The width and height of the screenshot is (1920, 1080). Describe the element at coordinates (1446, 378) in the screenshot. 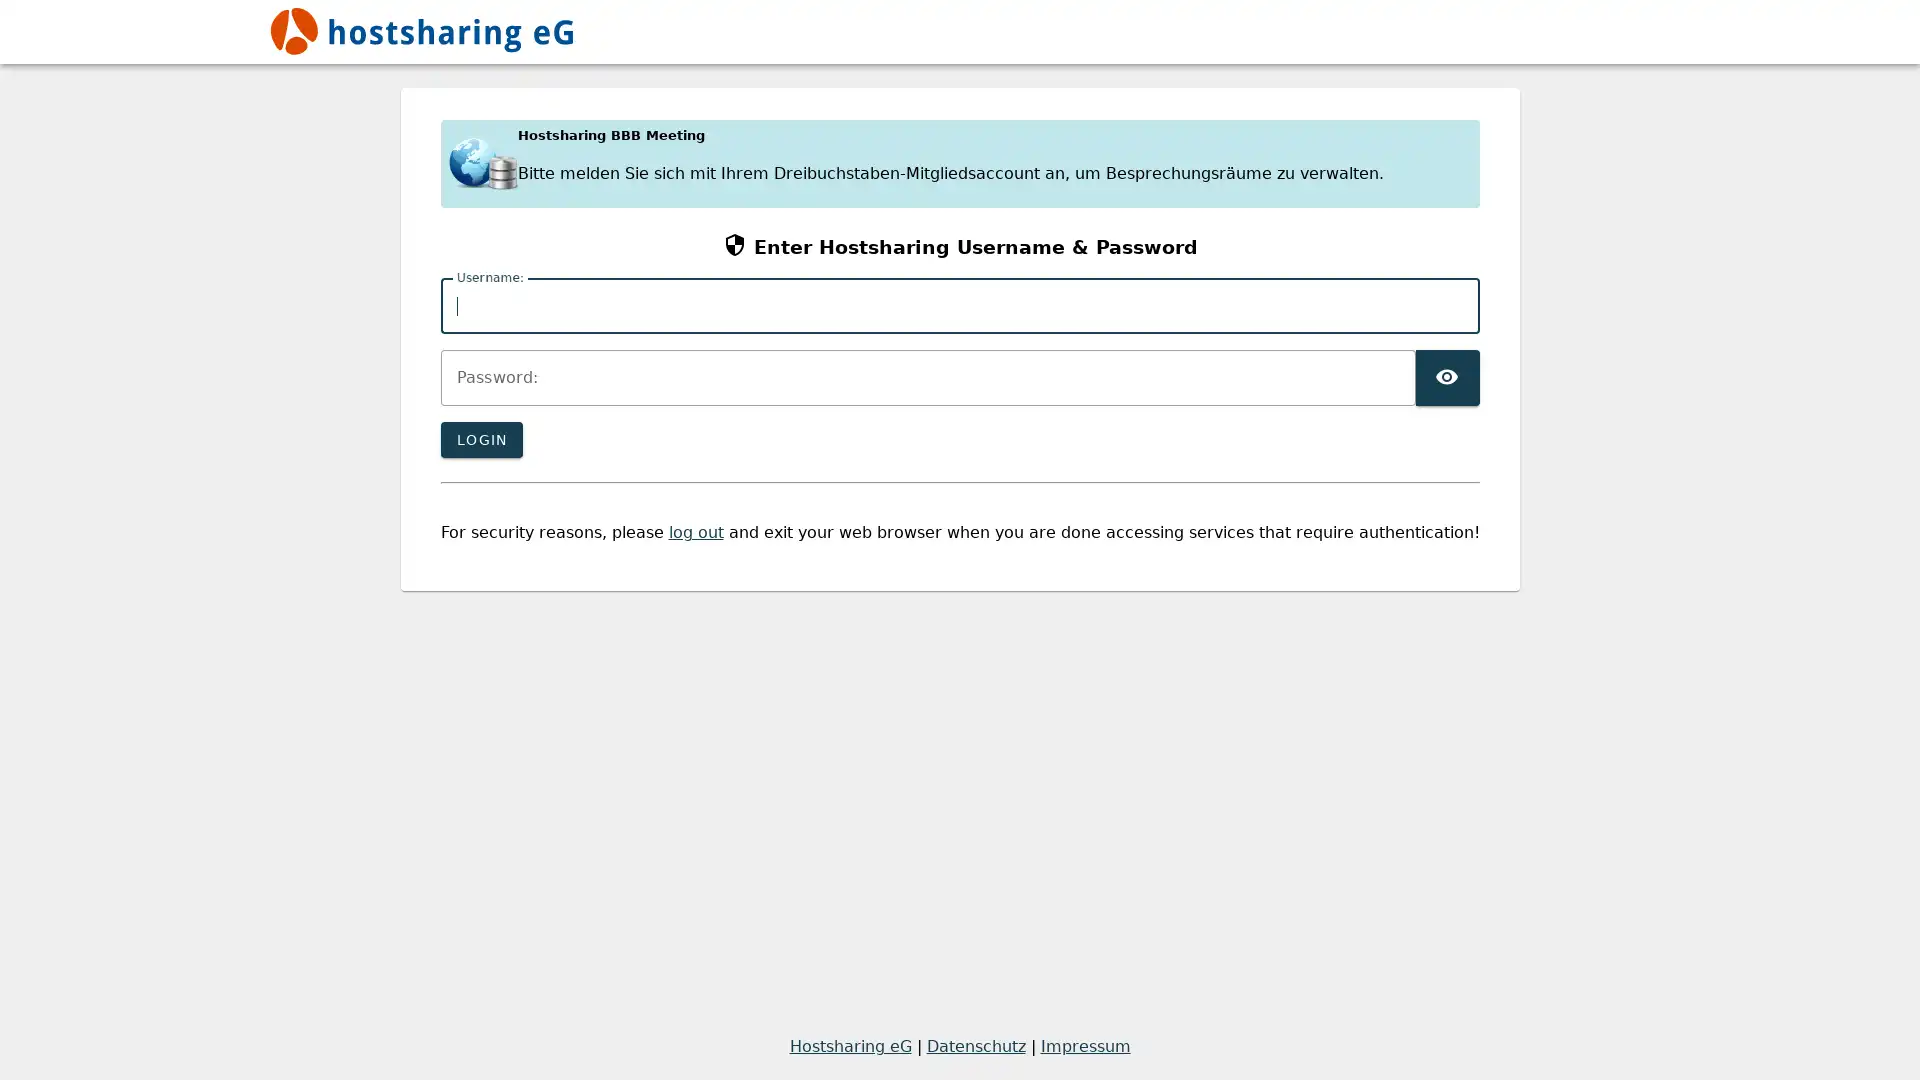

I see `TOGGLE PASSWORD` at that location.